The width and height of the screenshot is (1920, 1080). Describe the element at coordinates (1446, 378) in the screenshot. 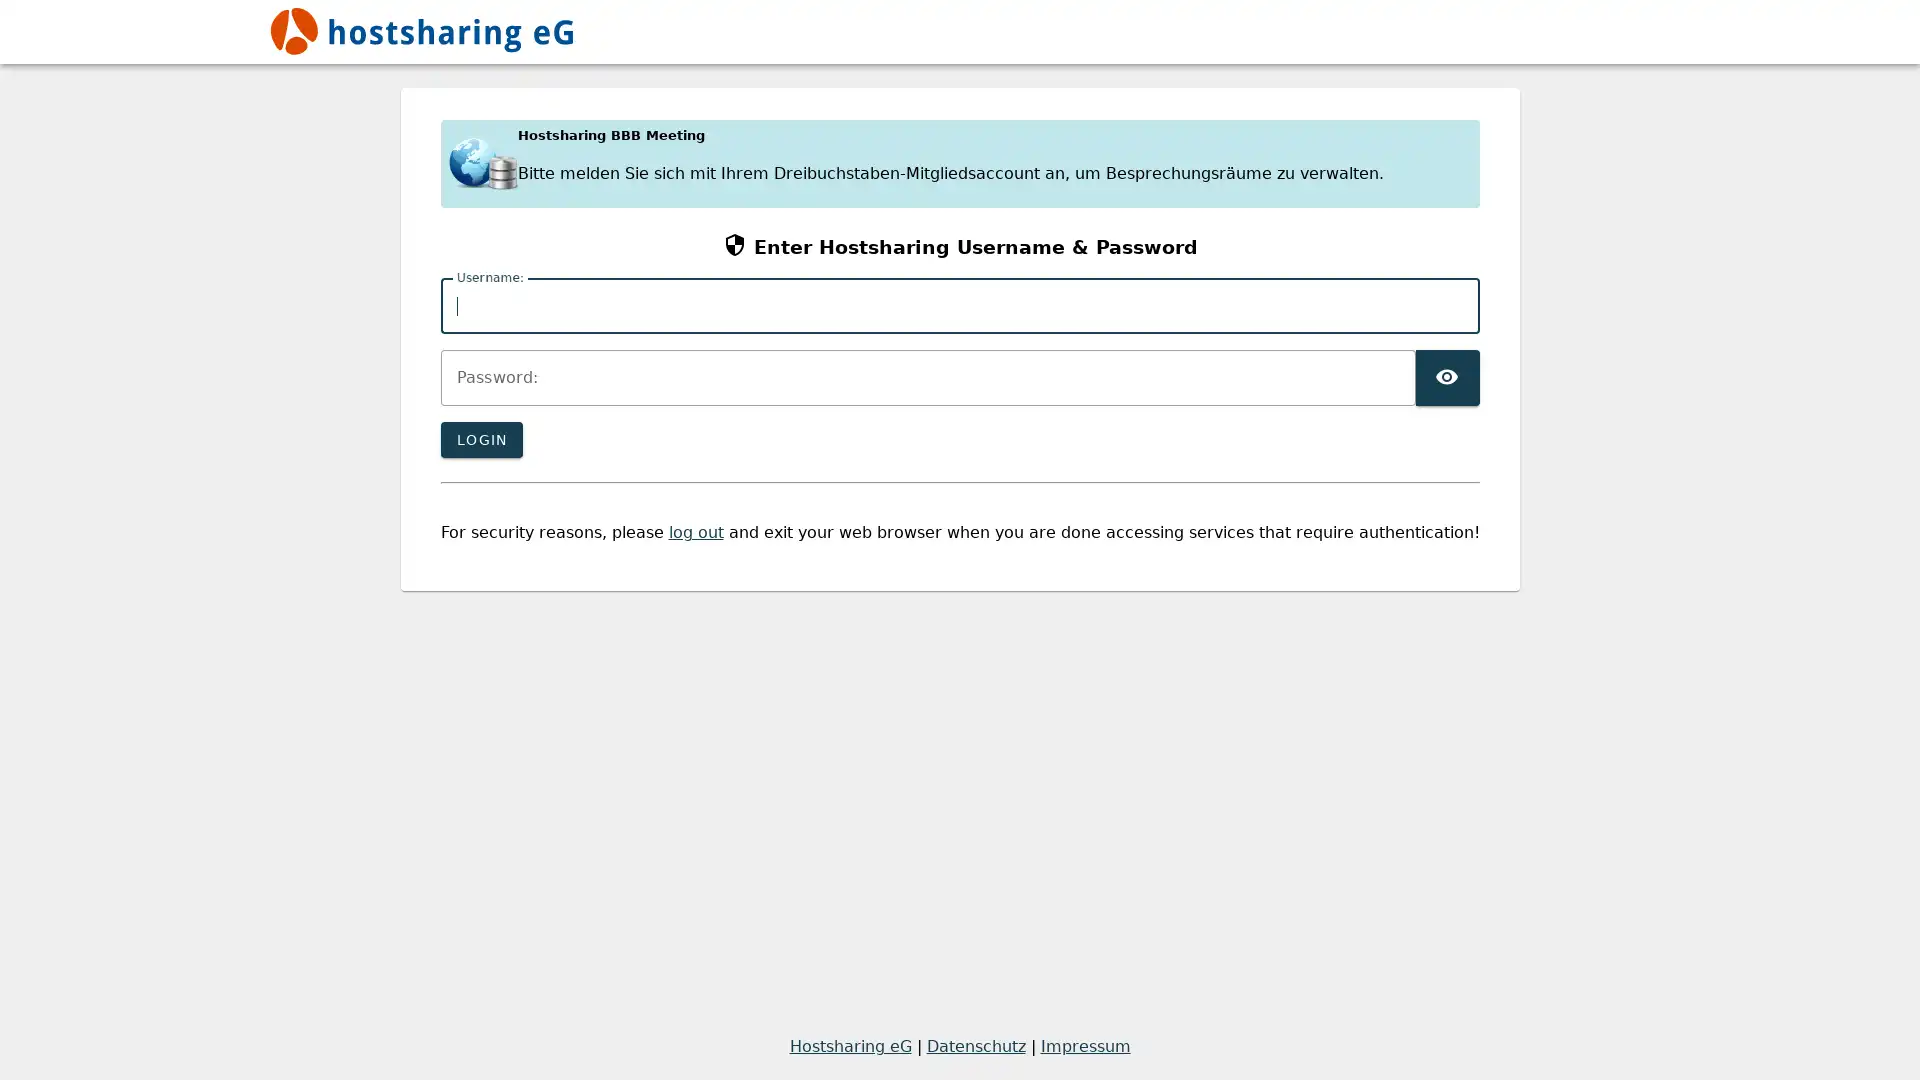

I see `TOGGLE PASSWORD` at that location.